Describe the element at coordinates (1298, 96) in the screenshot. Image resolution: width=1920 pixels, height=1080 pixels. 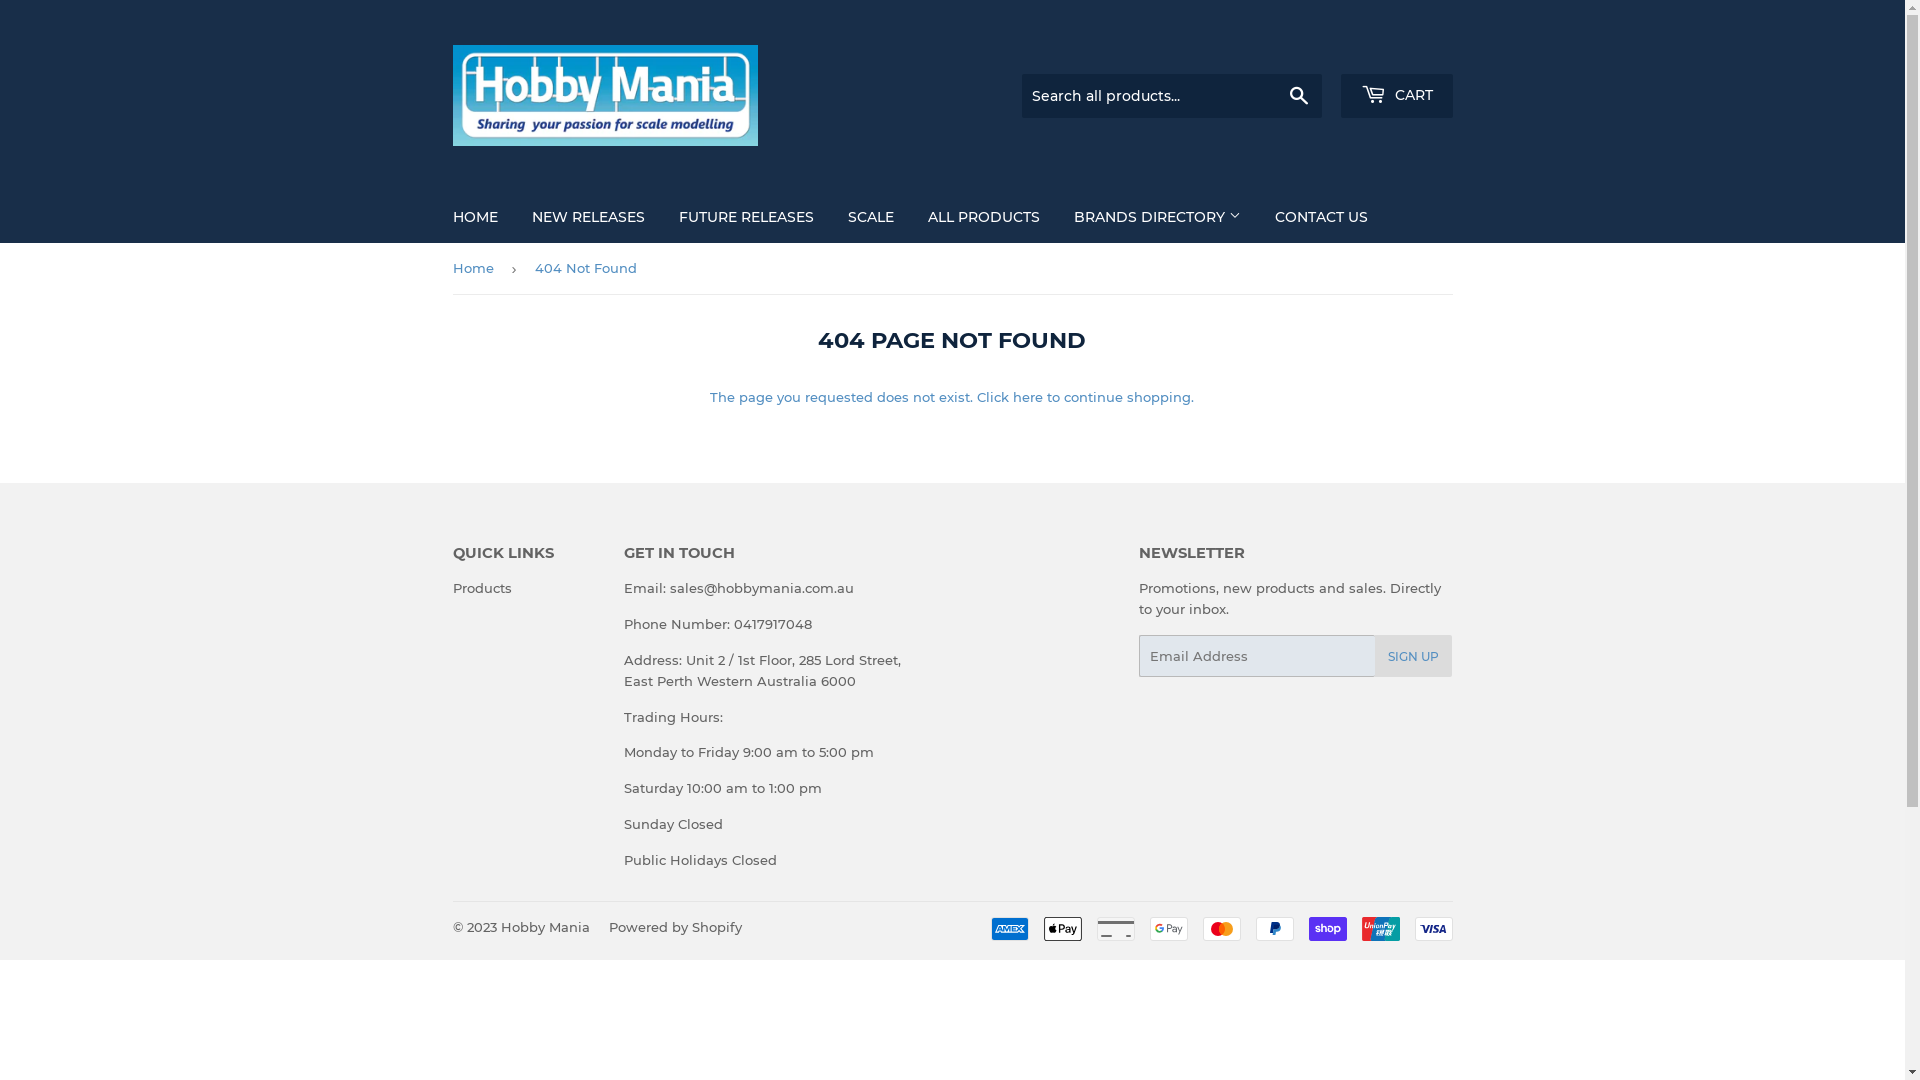
I see `'Search'` at that location.